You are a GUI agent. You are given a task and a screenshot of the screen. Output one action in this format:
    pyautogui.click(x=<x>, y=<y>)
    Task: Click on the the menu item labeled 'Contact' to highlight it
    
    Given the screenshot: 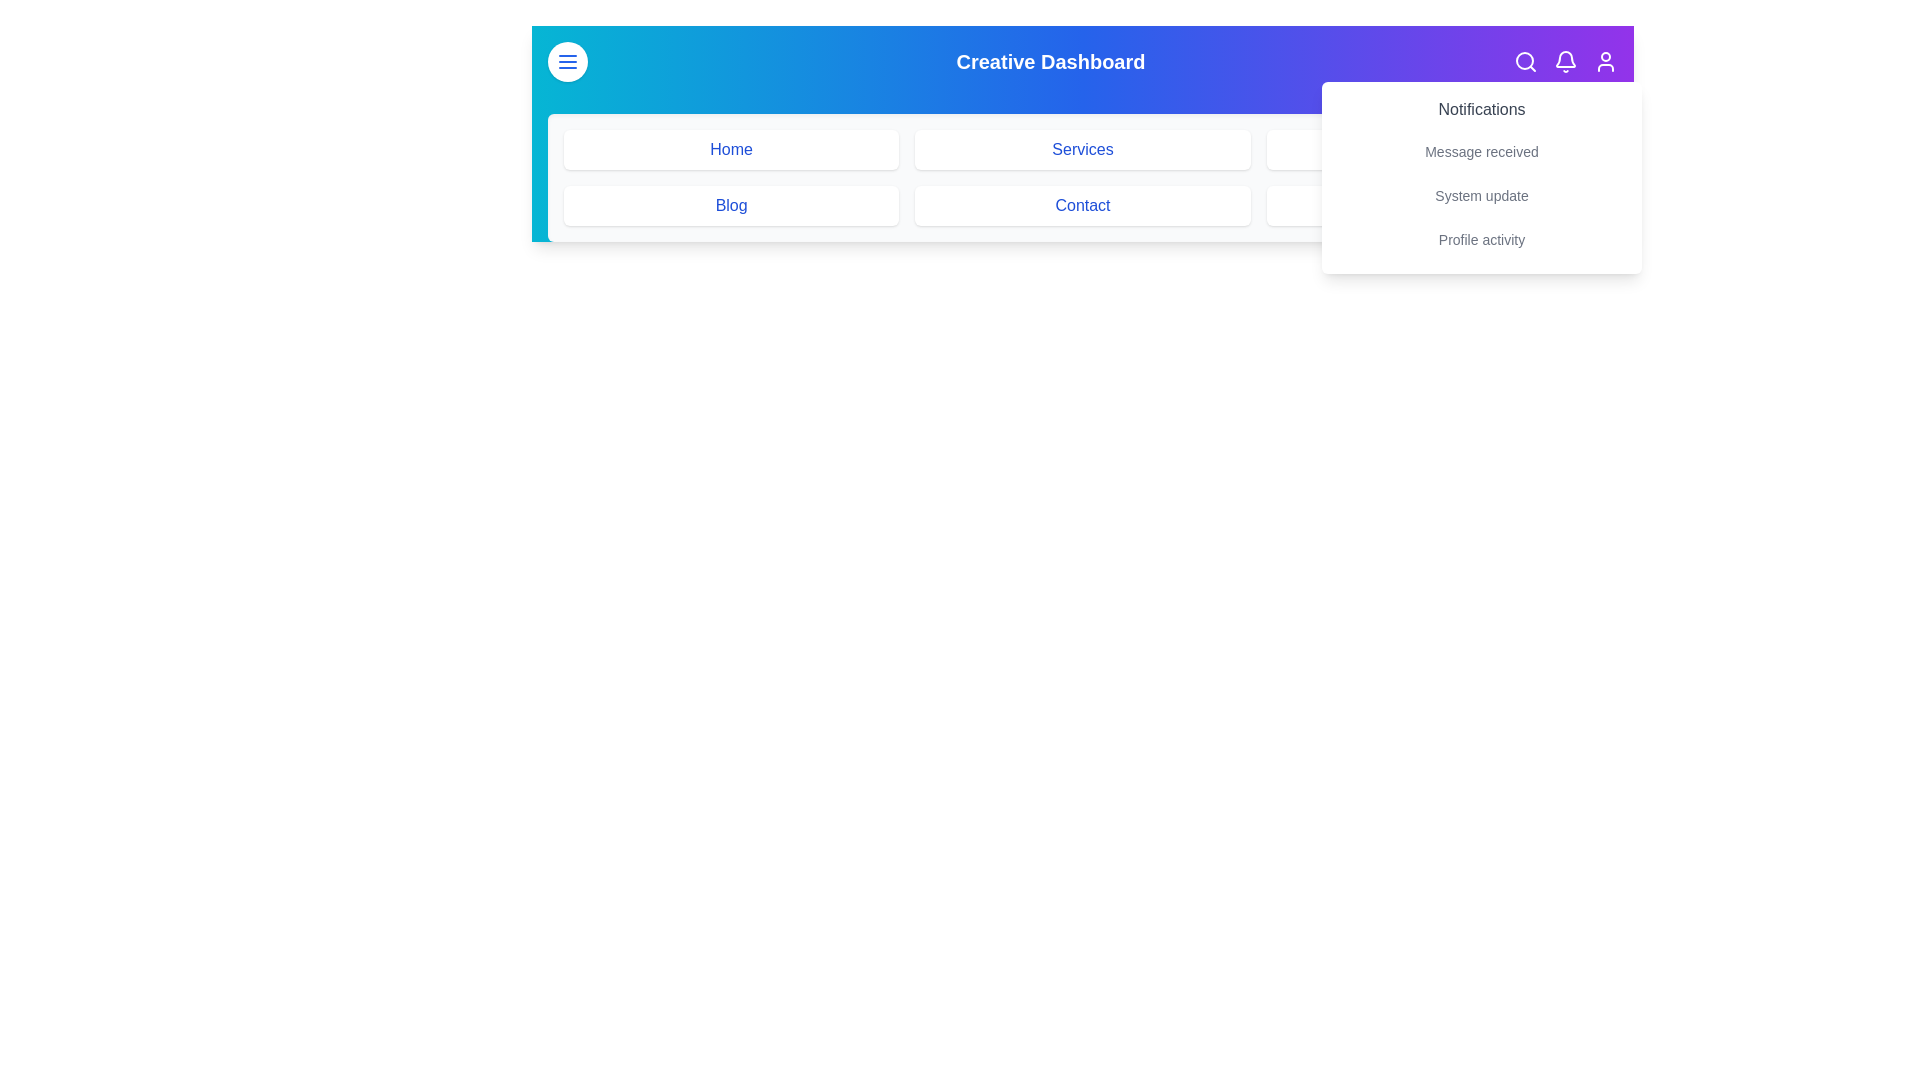 What is the action you would take?
    pyautogui.click(x=1082, y=205)
    